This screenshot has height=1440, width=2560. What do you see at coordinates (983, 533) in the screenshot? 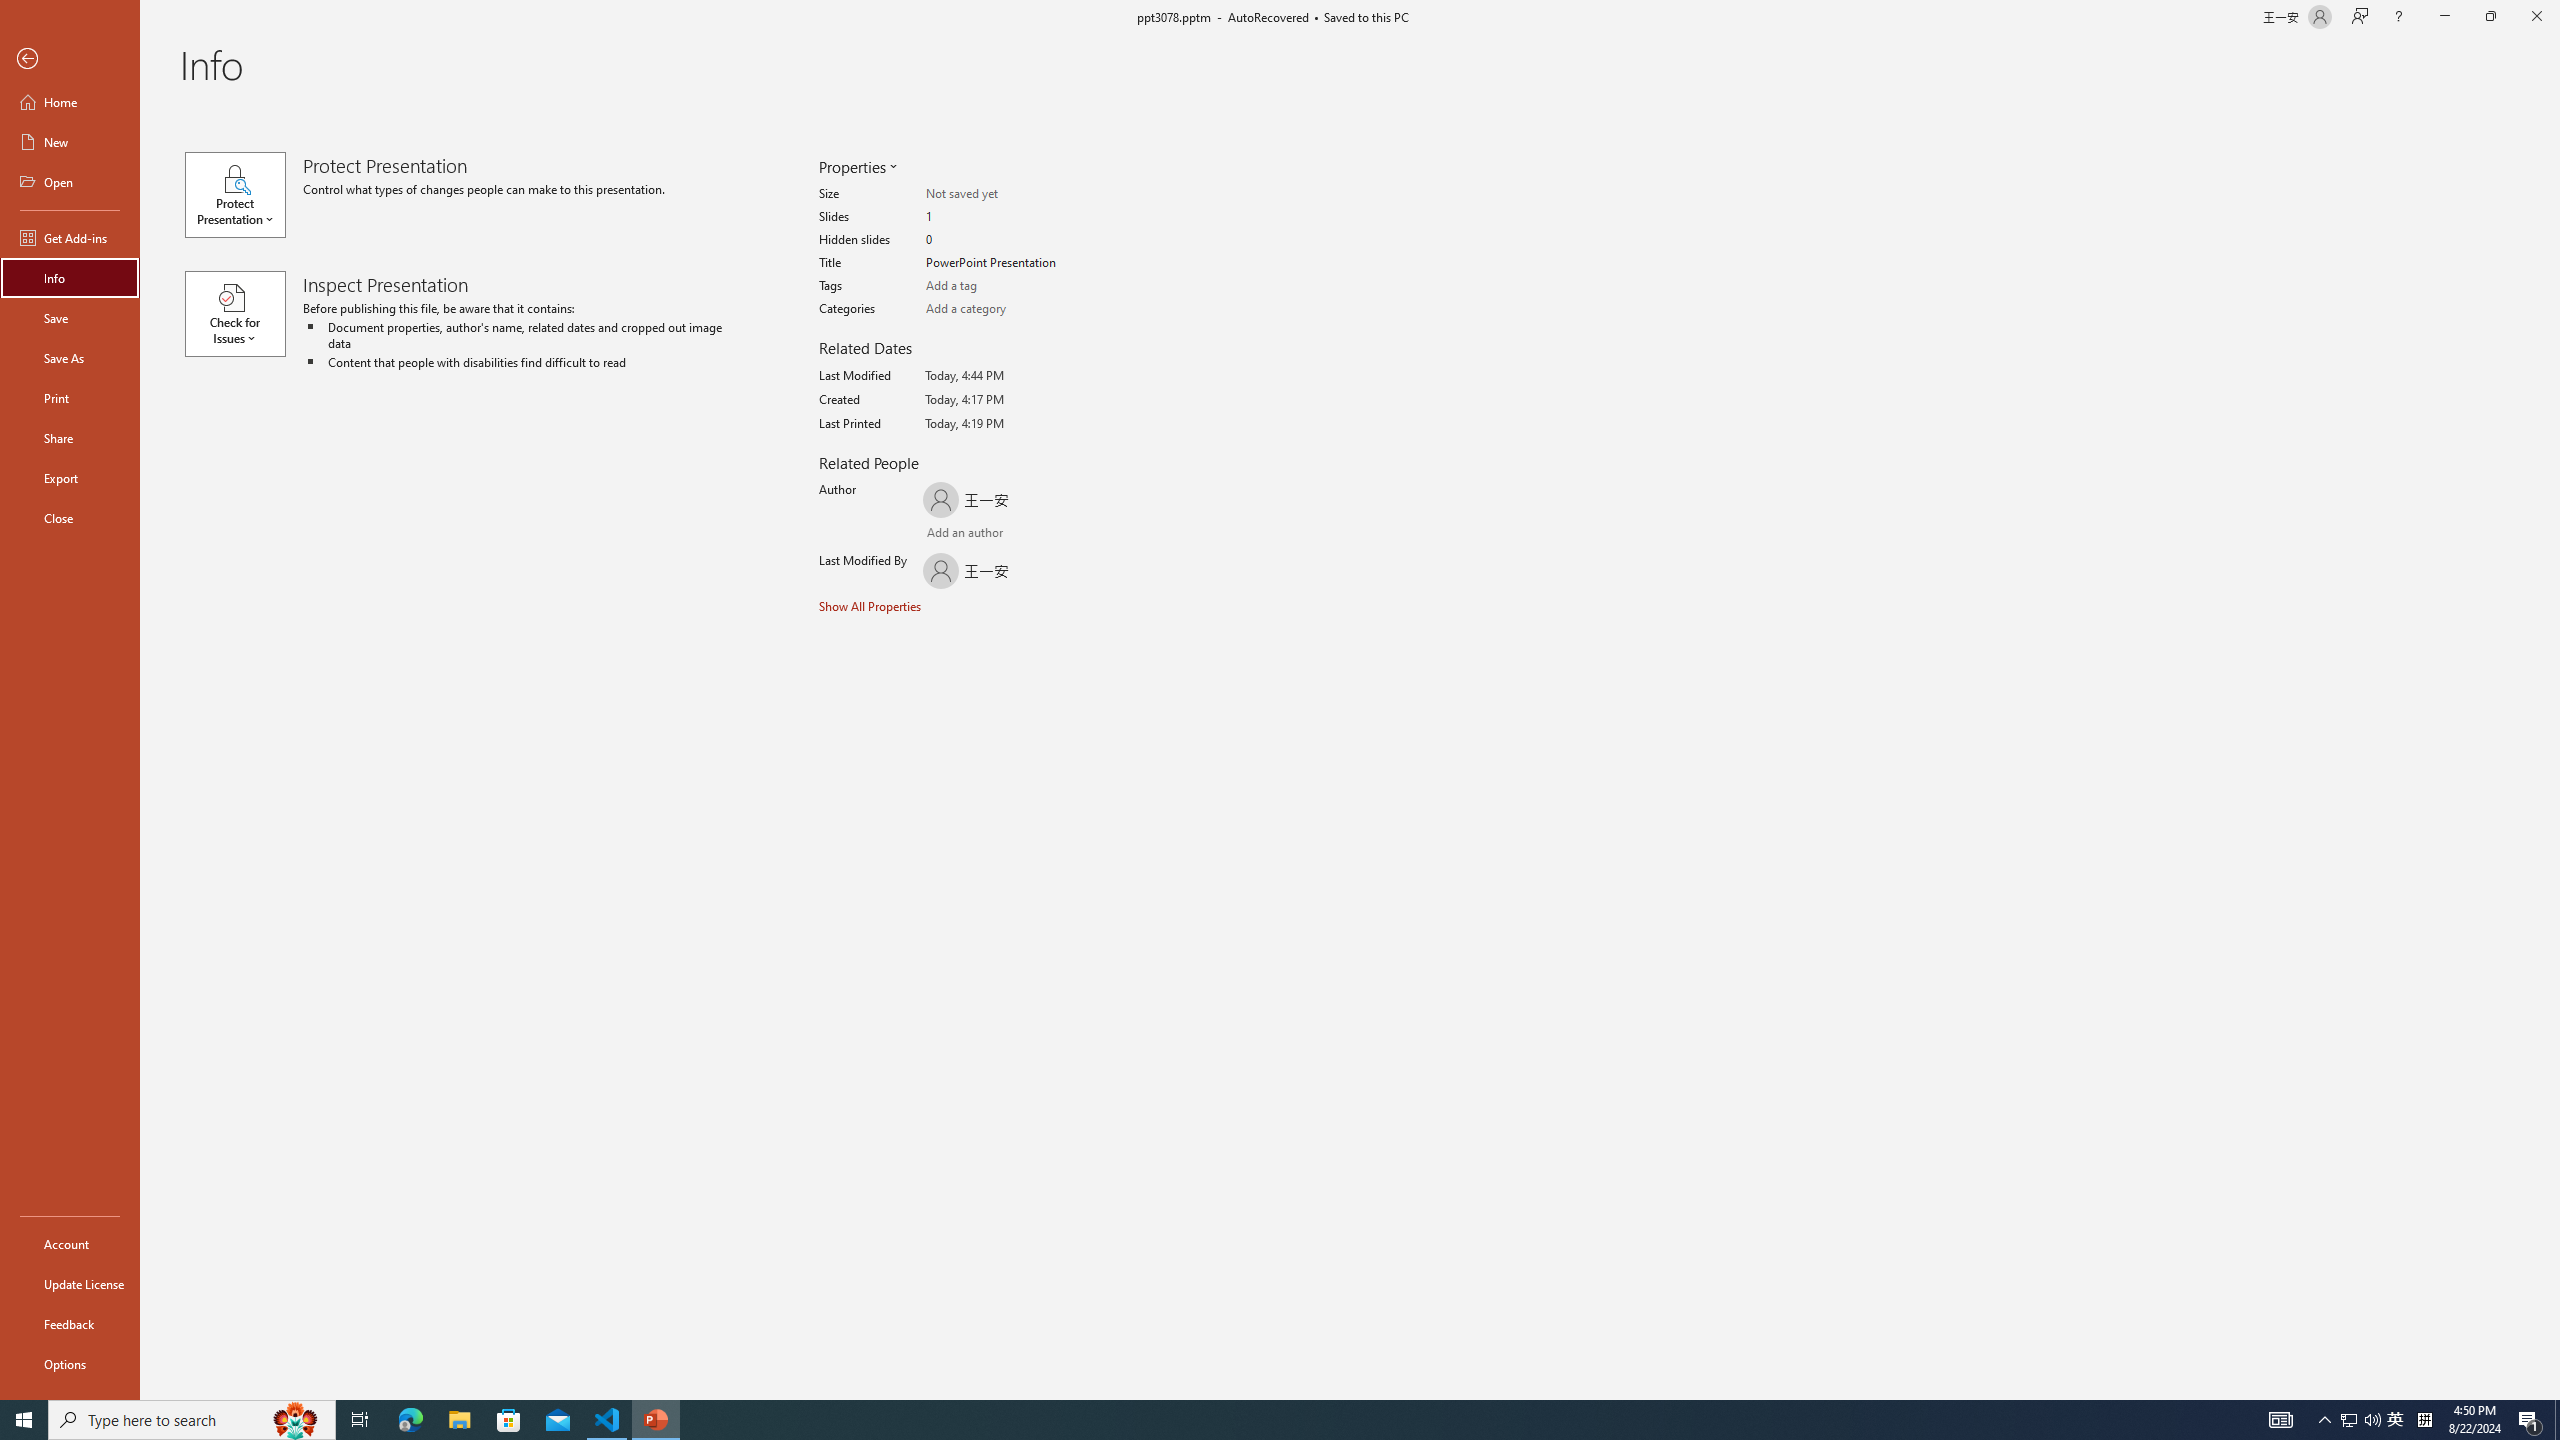
I see `'Verify Names'` at bounding box center [983, 533].